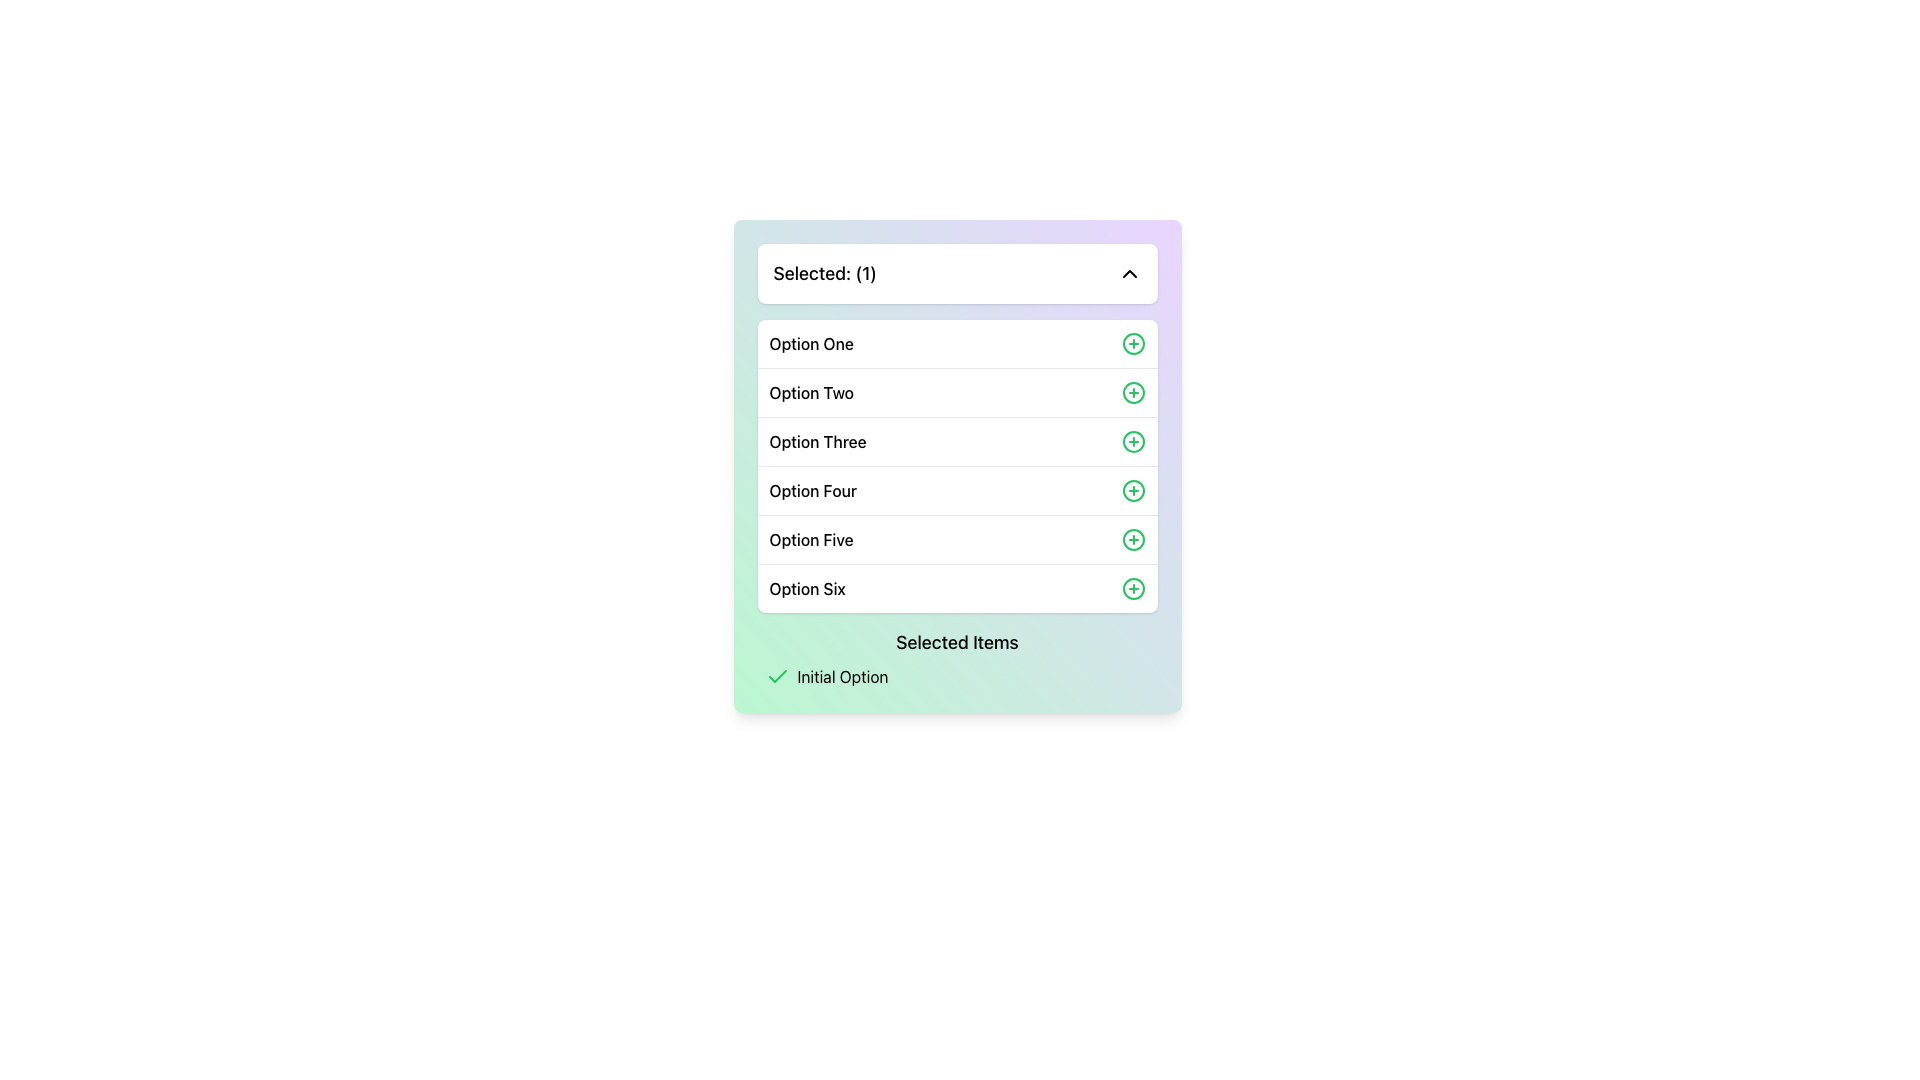  I want to click on the 'Option Six' list item, so click(956, 587).